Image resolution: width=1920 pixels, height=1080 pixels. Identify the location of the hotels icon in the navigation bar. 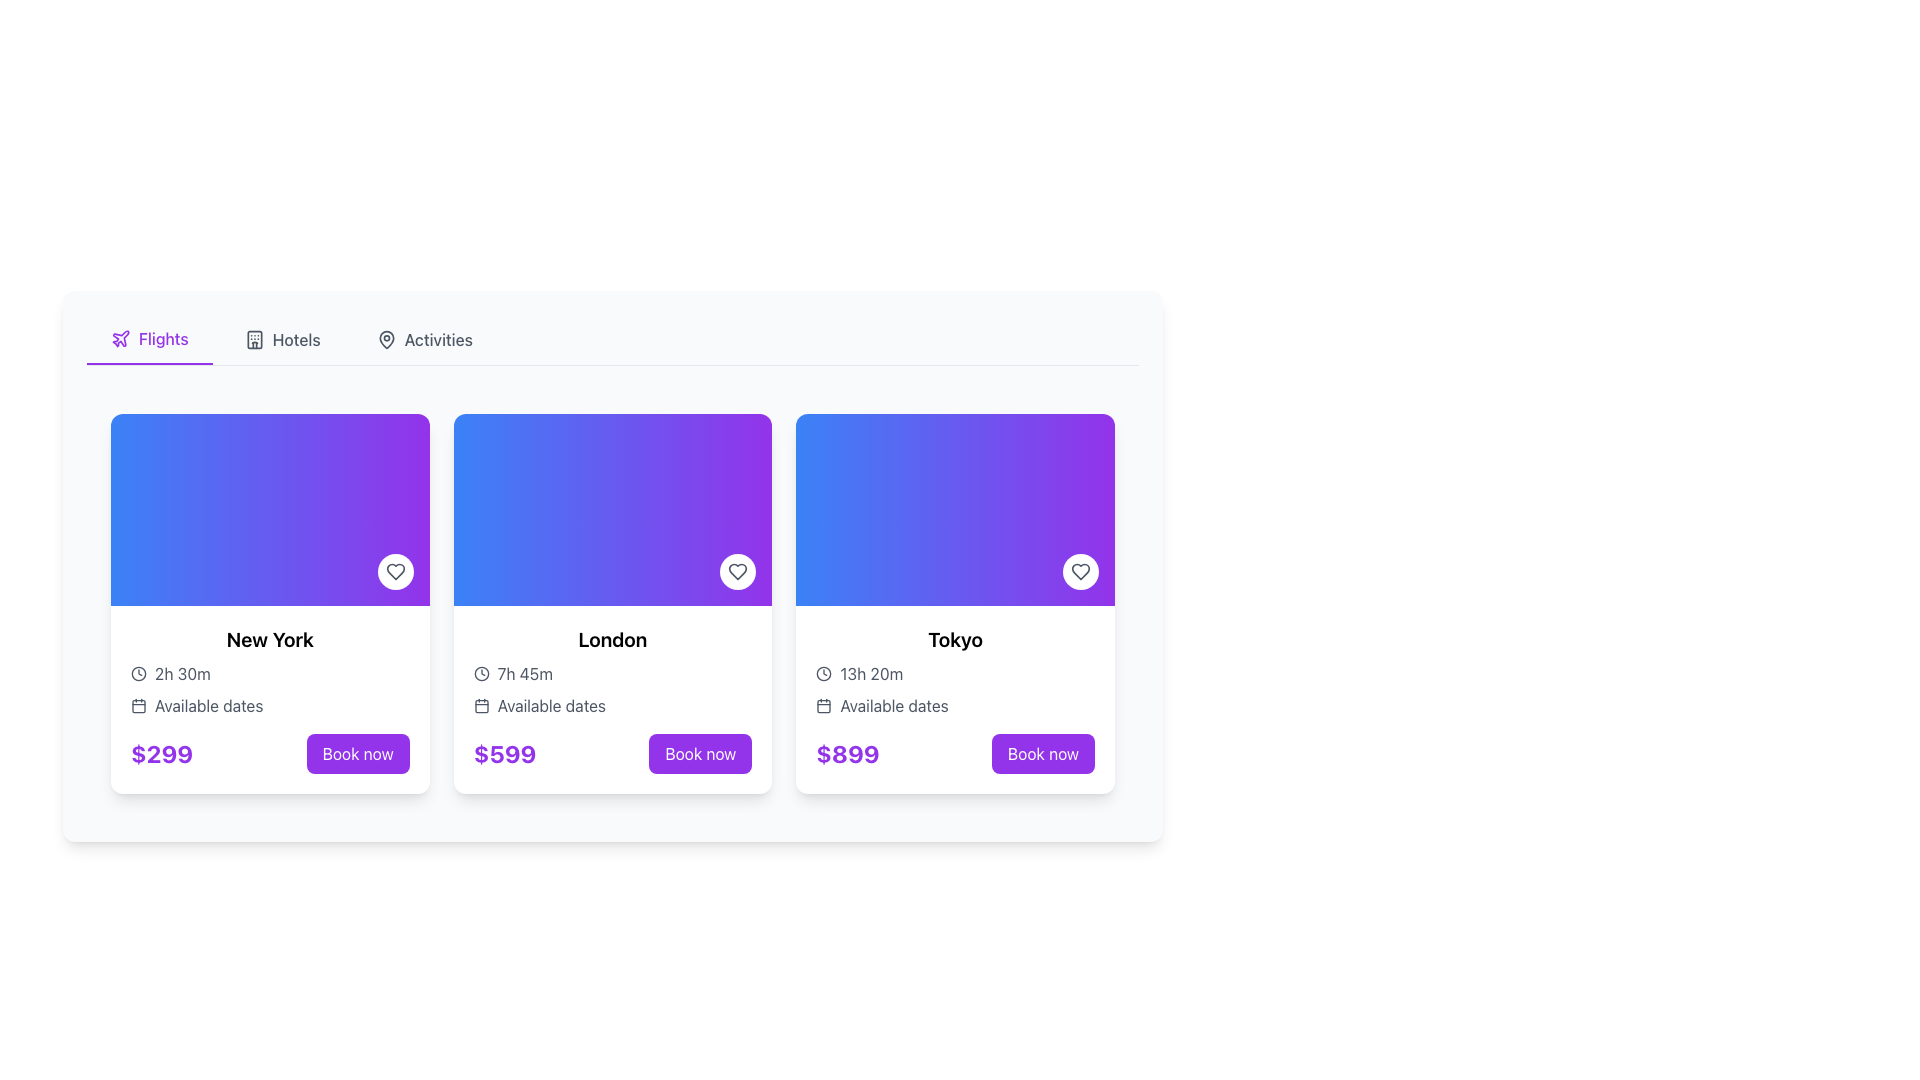
(253, 338).